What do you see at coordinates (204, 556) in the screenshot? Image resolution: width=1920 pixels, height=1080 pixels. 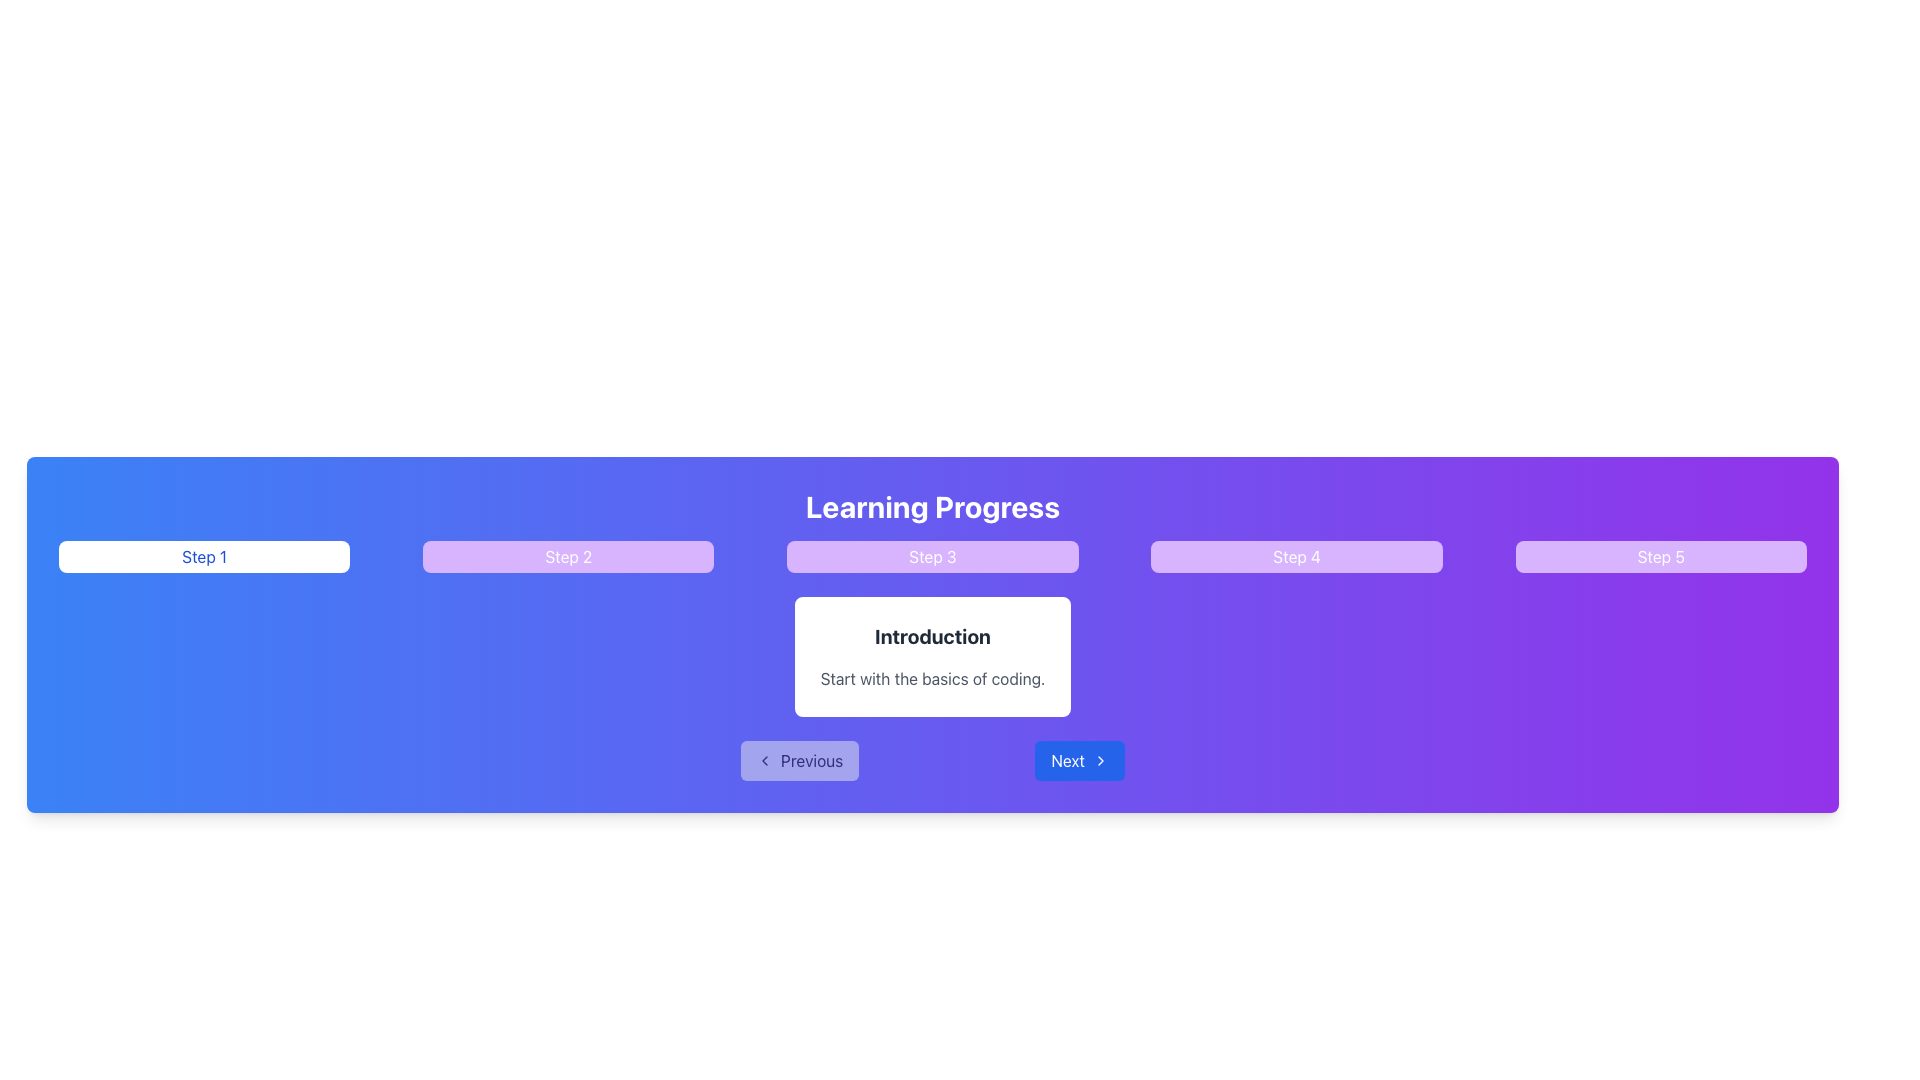 I see `the 'Step 1' indicator button in the multi-step process` at bounding box center [204, 556].